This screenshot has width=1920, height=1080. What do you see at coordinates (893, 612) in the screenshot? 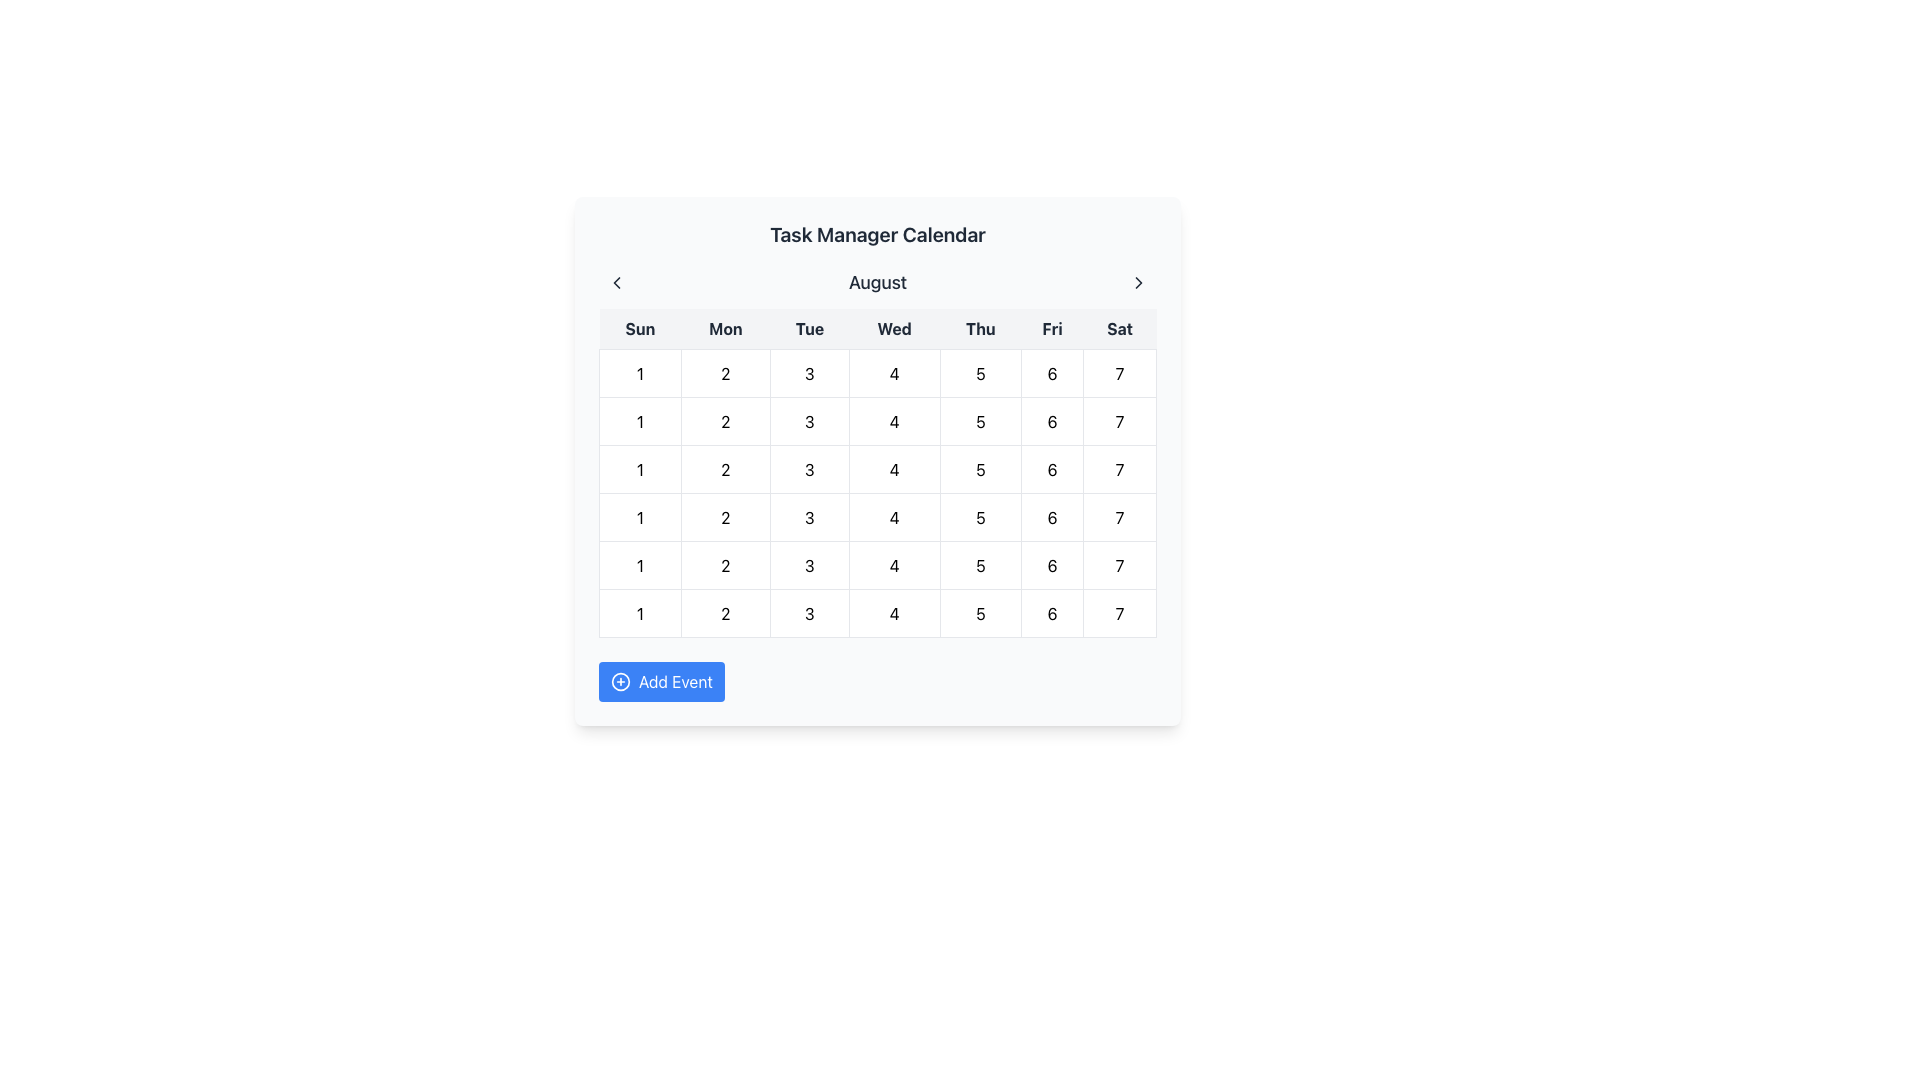
I see `the Calendar day cell that contains the number '4'` at bounding box center [893, 612].